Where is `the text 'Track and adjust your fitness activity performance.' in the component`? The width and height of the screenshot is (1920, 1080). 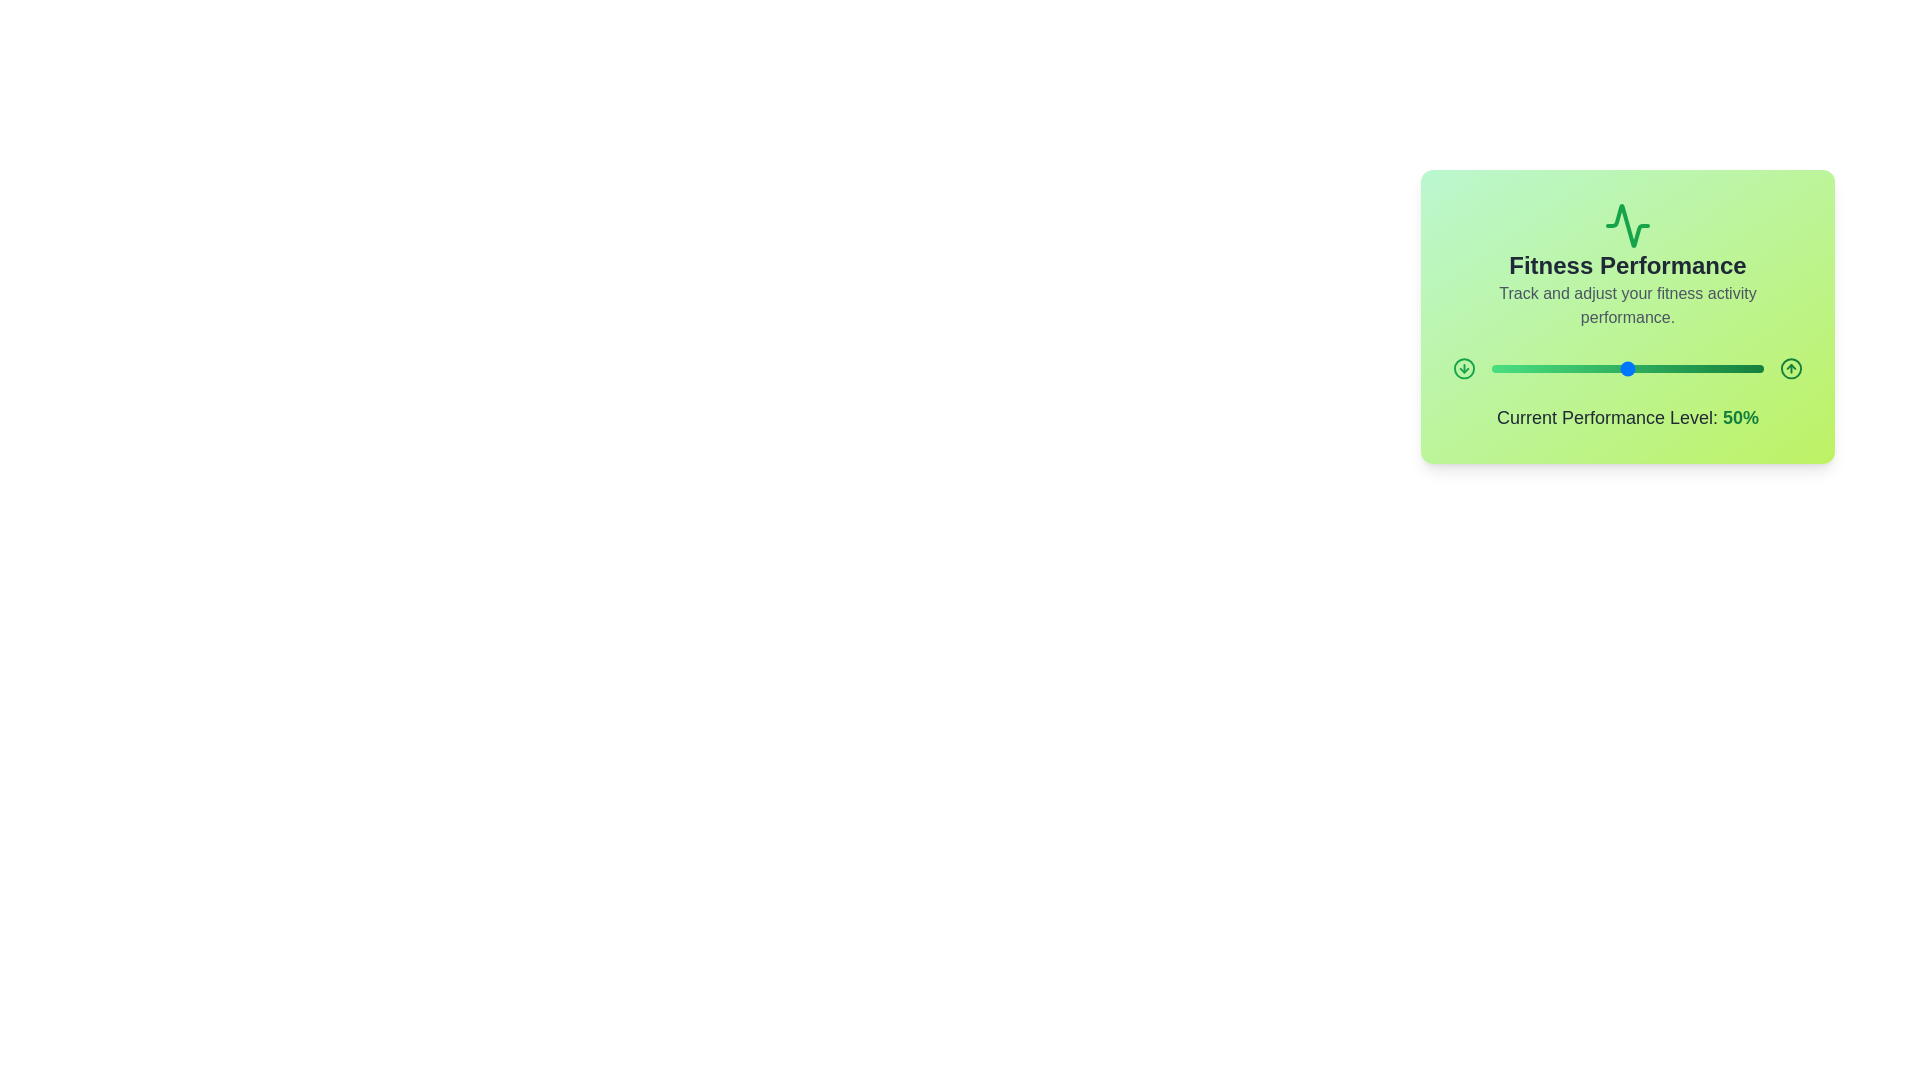 the text 'Track and adjust your fitness activity performance.' in the component is located at coordinates (1627, 305).